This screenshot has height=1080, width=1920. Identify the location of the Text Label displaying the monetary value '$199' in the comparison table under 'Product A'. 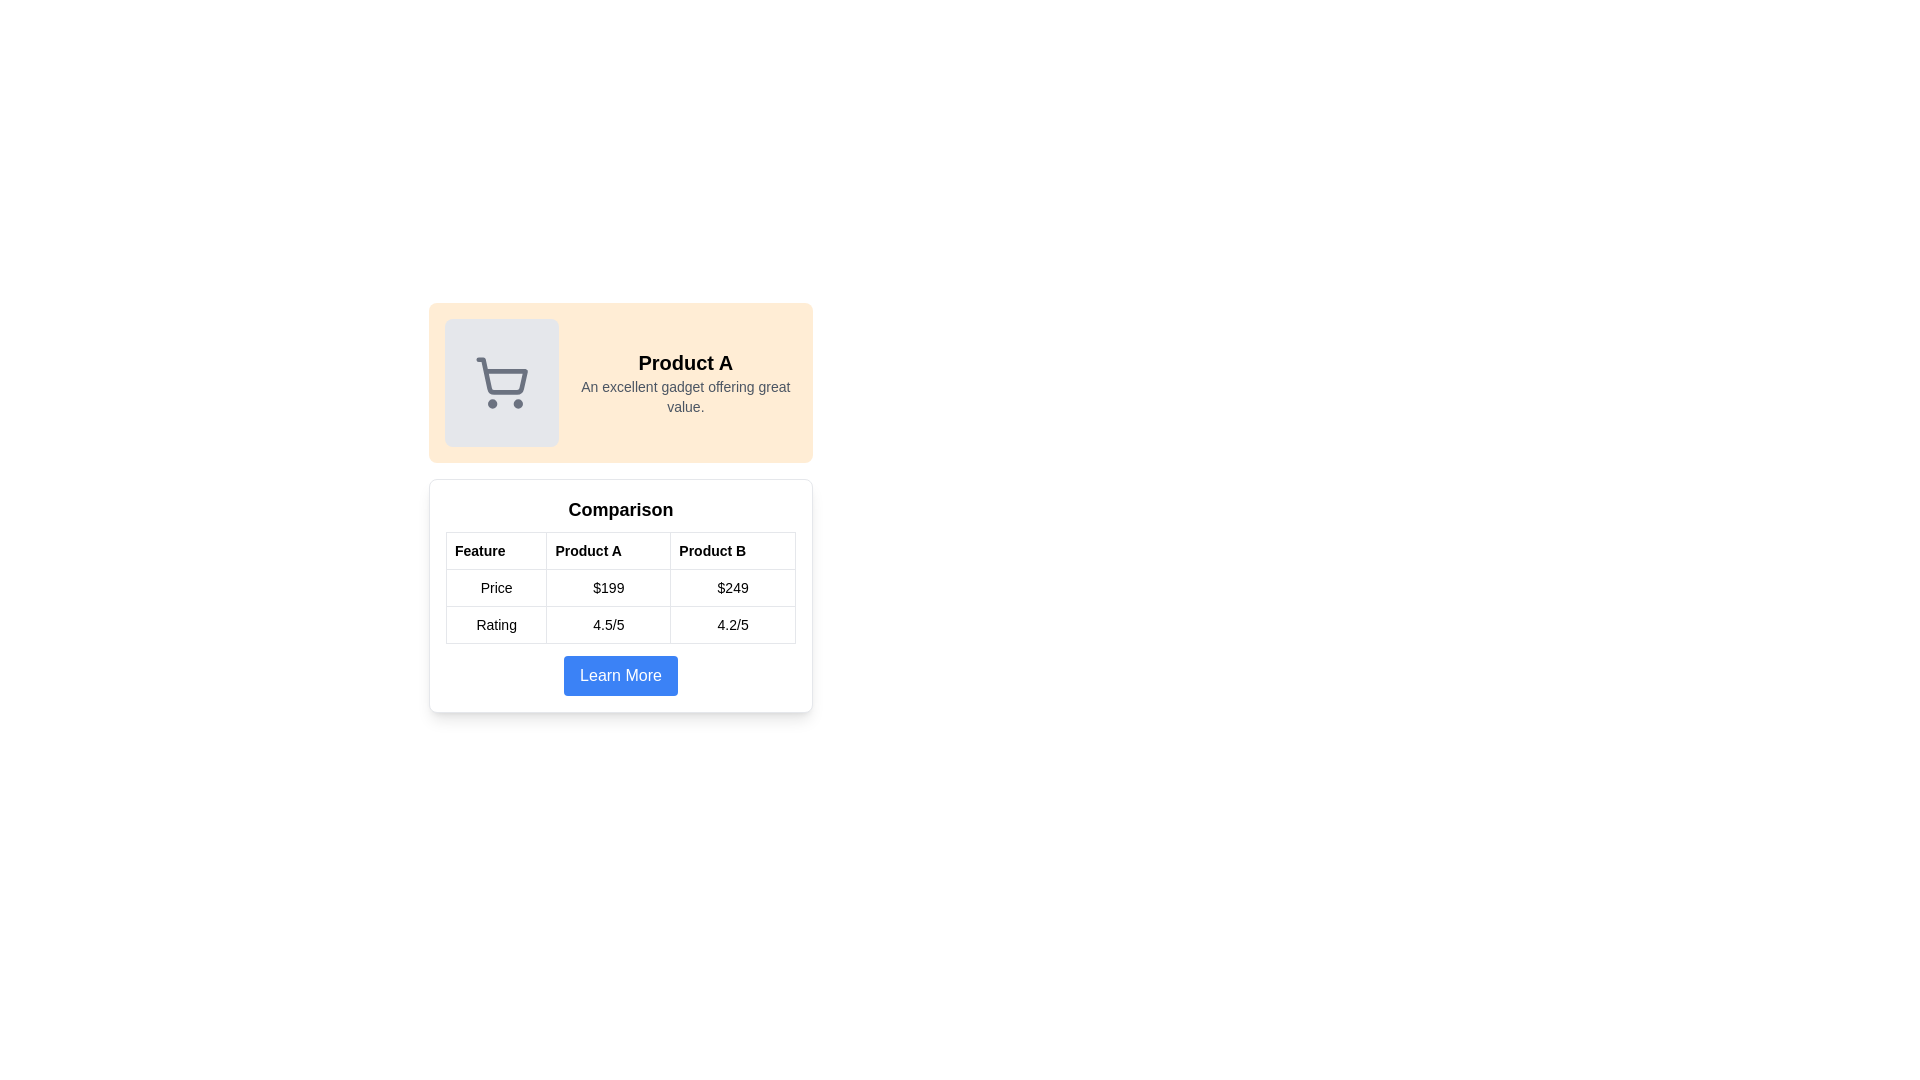
(607, 586).